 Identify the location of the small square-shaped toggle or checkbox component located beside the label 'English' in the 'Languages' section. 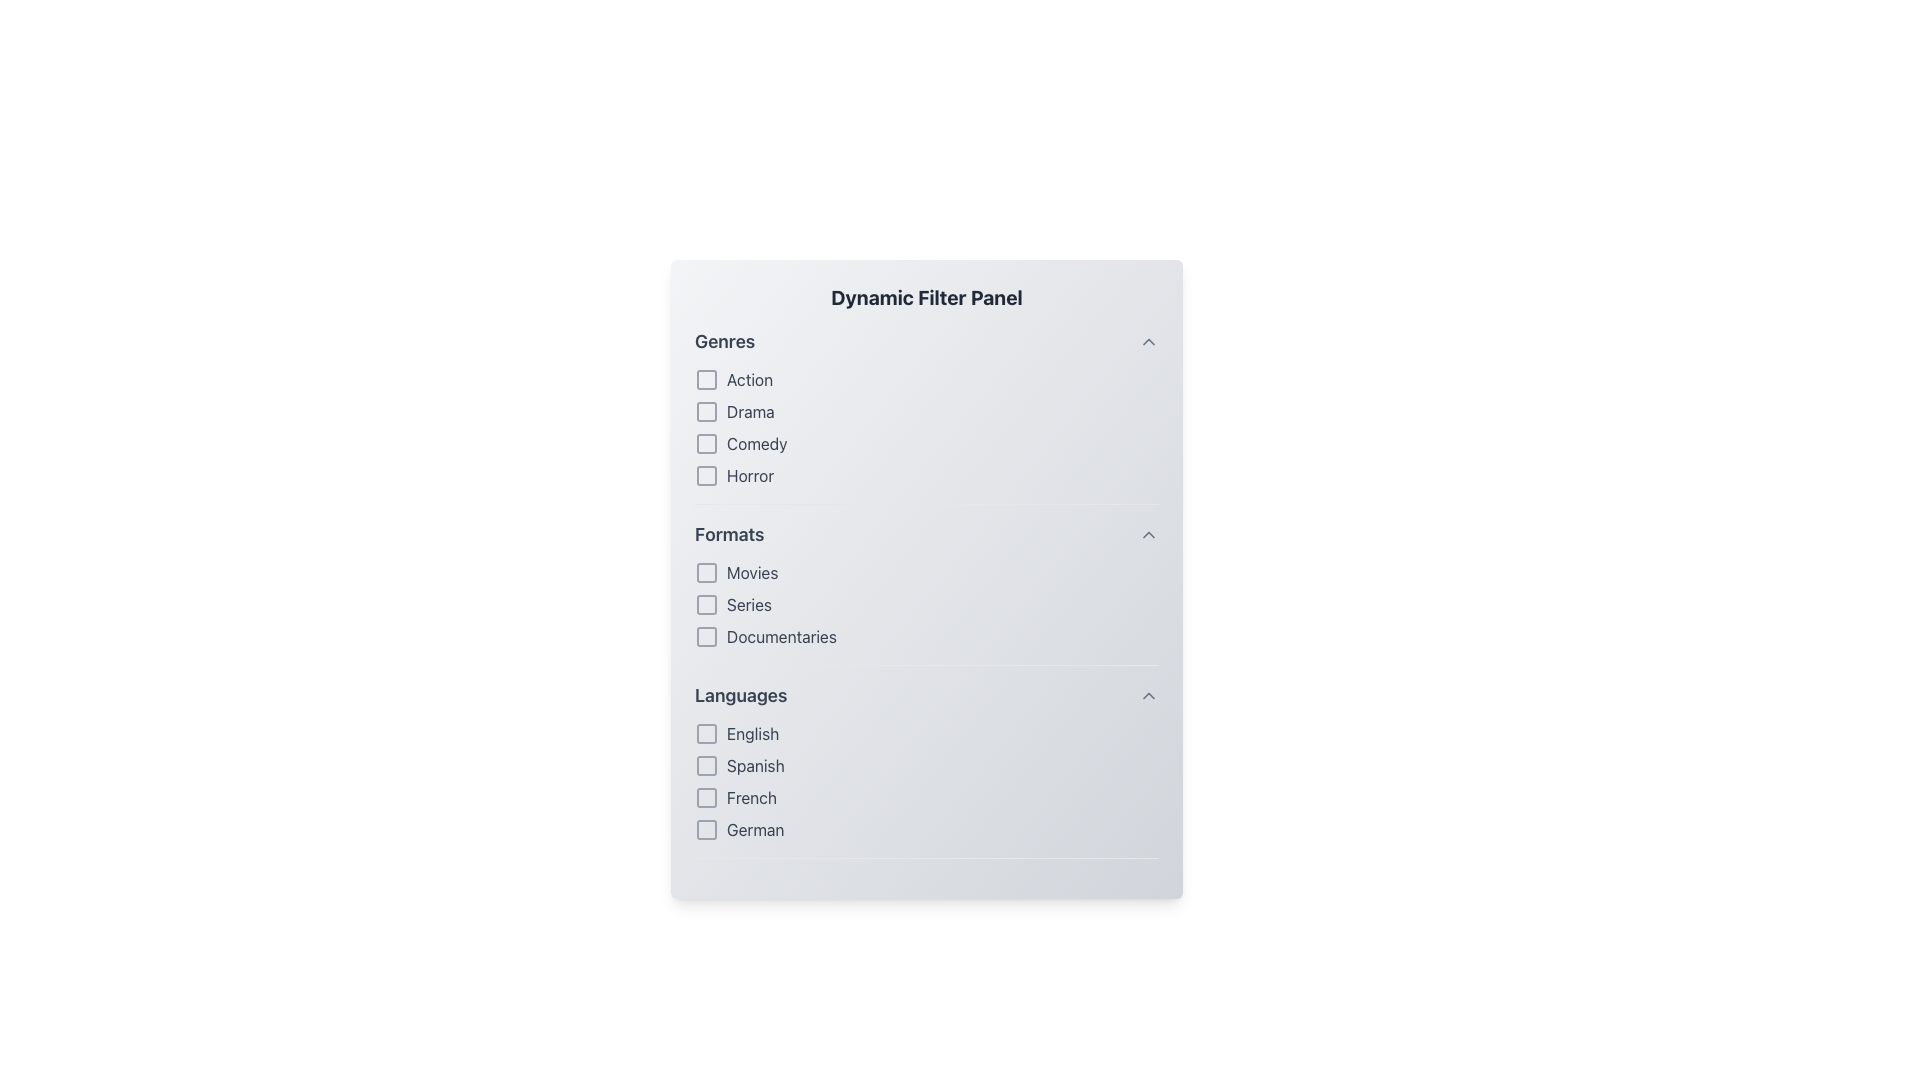
(706, 733).